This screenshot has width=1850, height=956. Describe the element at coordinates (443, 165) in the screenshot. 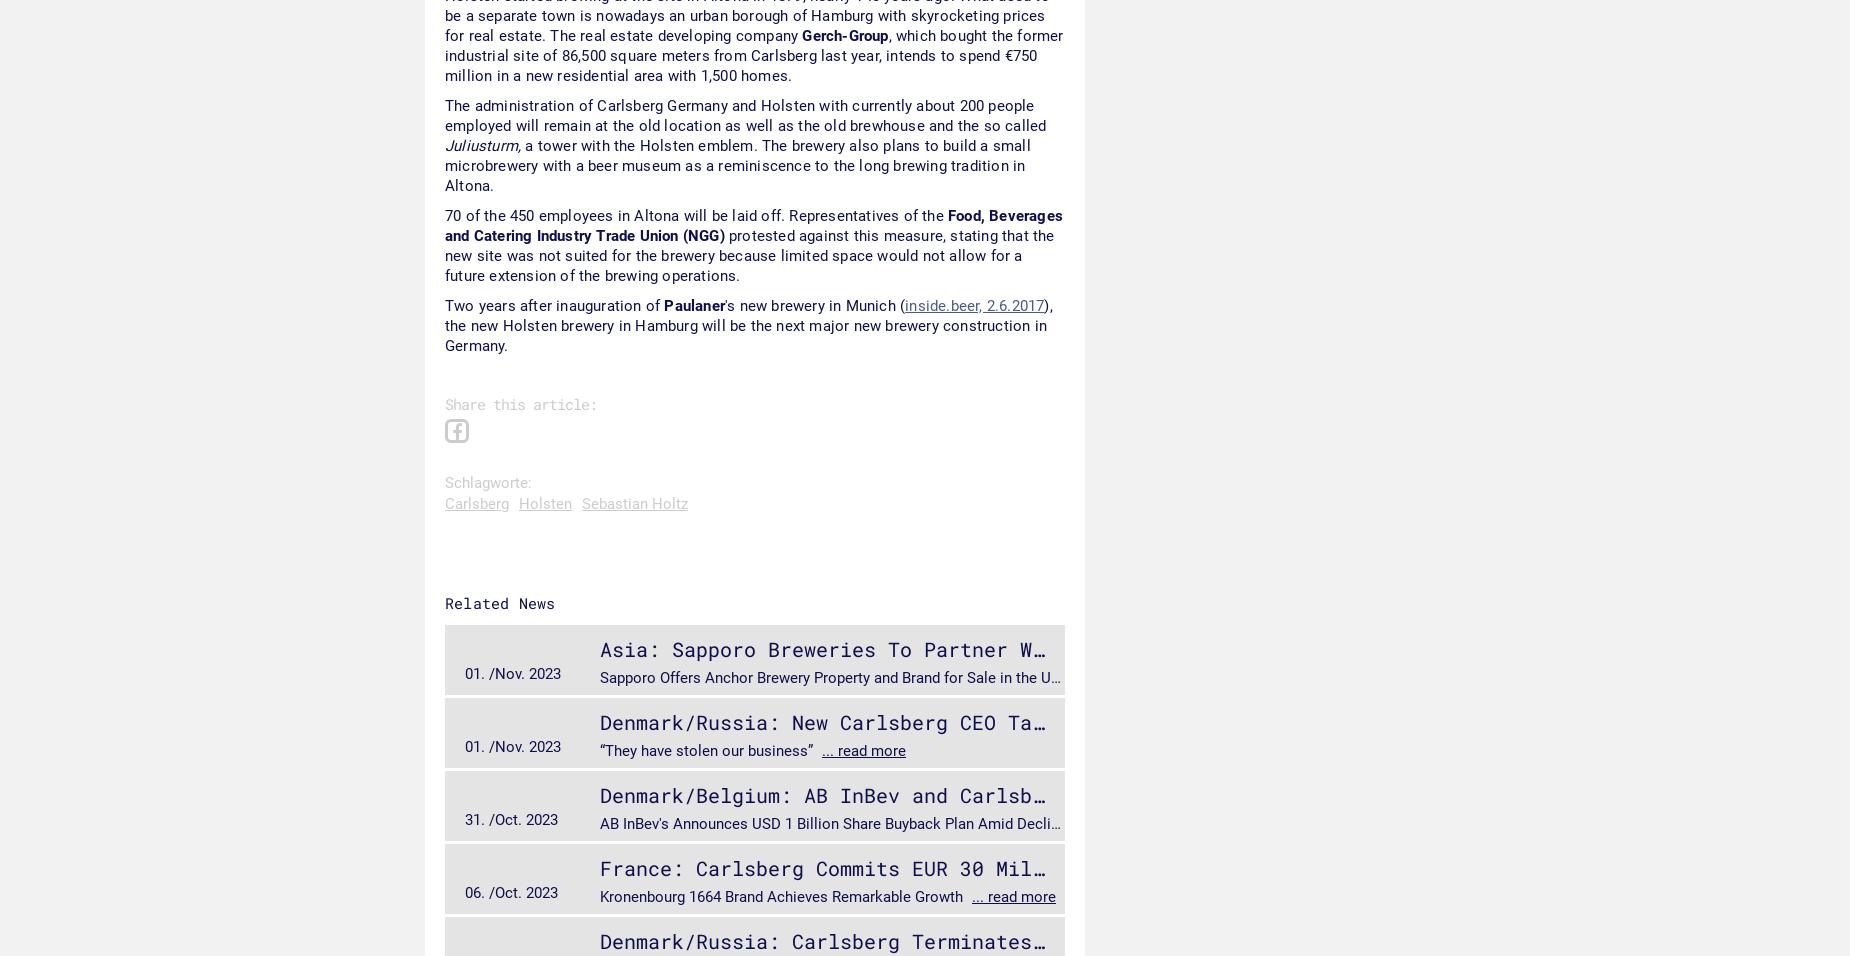

I see `'a tower with the Holsten emblem. The brewery also plans to build a small microbrewery with a beer museum as a reminiscence to the long brewing tradition in Altona.'` at that location.